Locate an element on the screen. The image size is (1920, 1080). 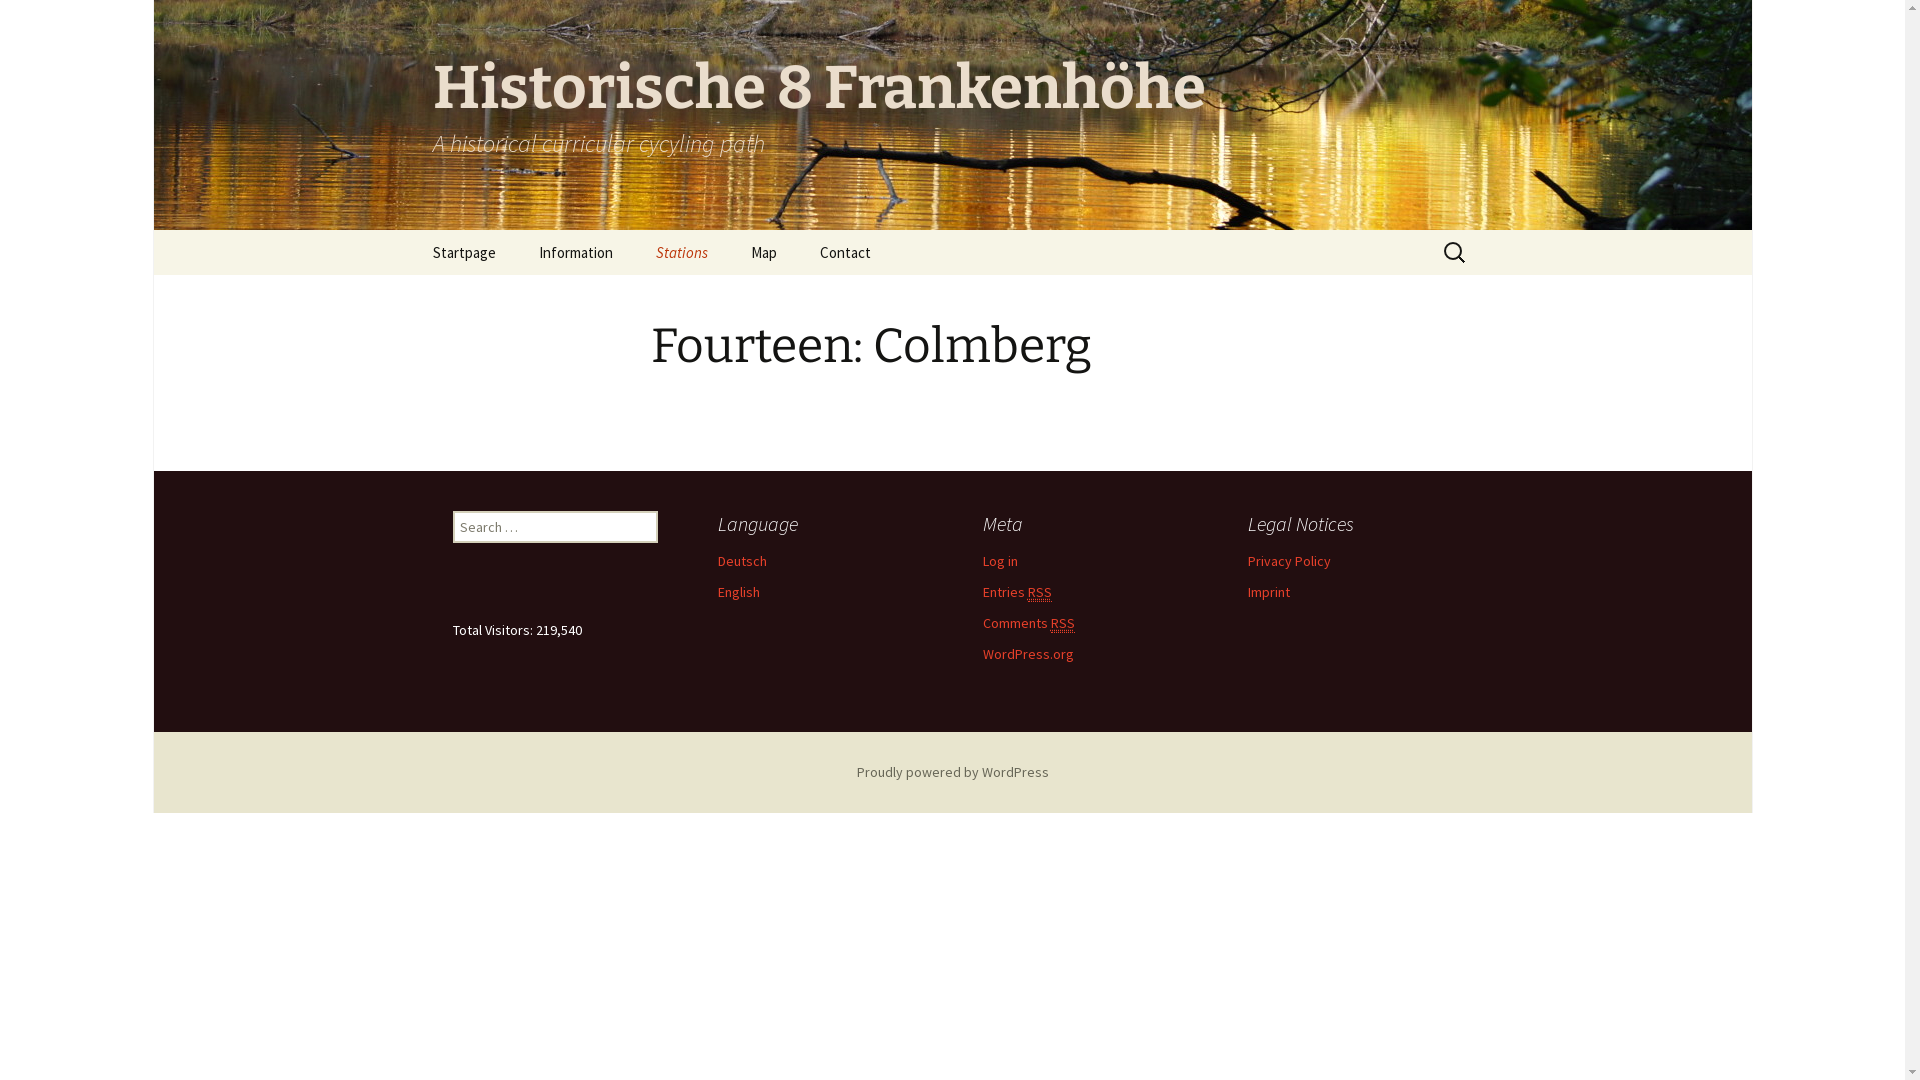
'English' is located at coordinates (718, 590).